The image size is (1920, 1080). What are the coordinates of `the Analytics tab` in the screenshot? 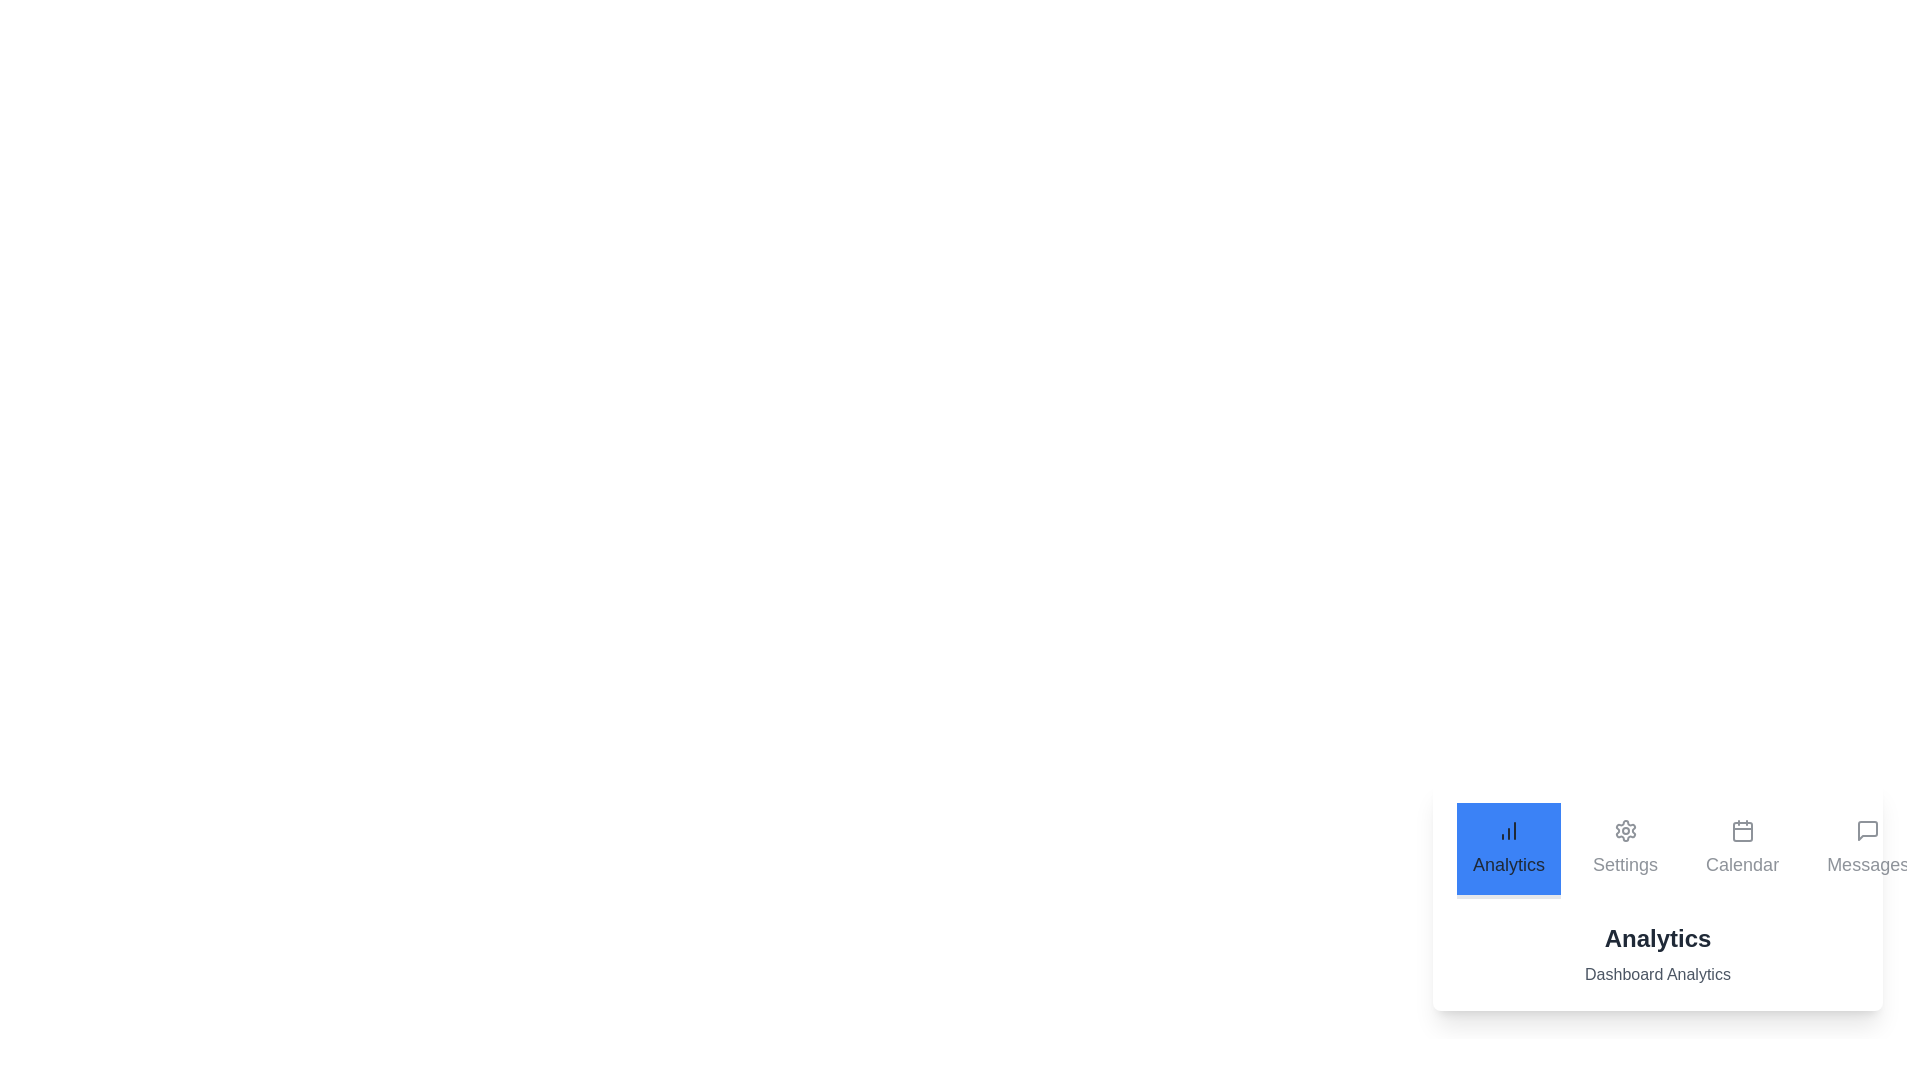 It's located at (1508, 851).